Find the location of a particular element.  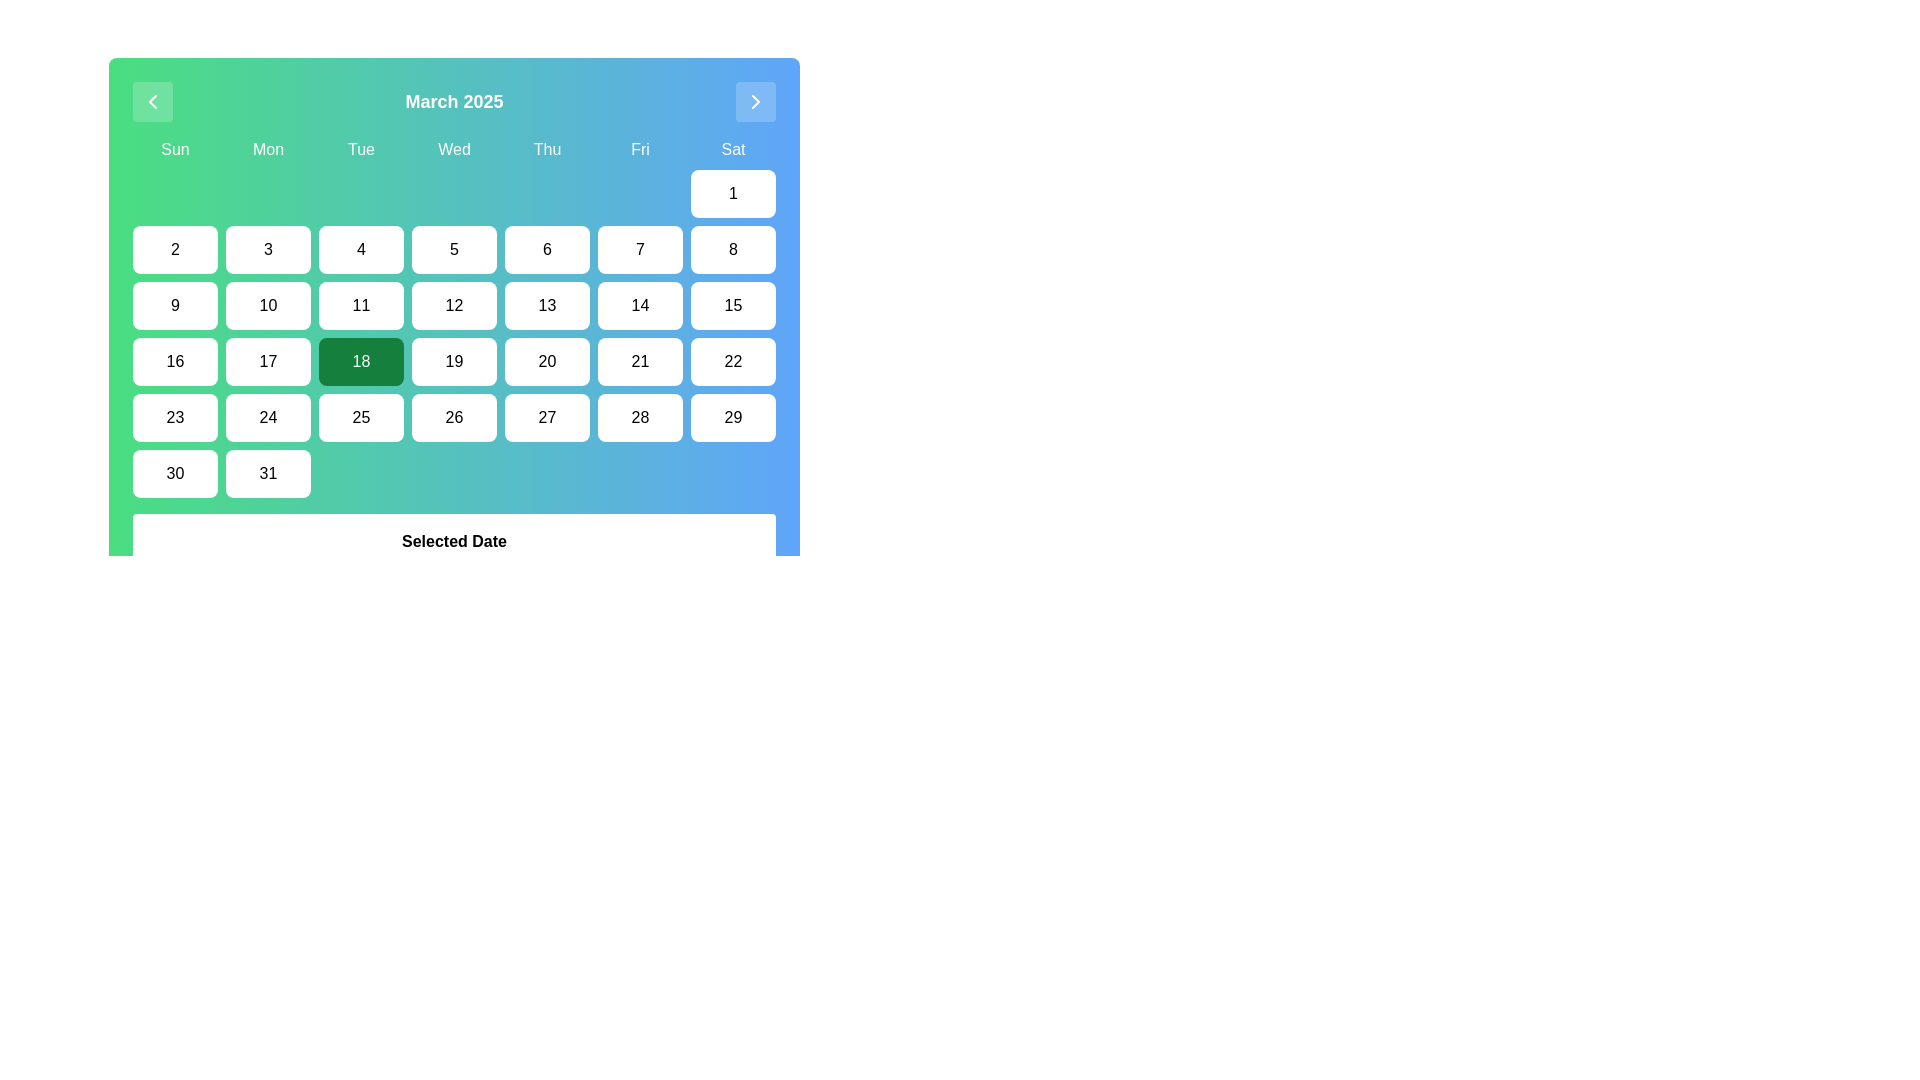

the rectangular button with rounded corners and a white background that displays the text '10' in bold black font, located in the calendar grid under the 'Mon' column, specifically in the third row is located at coordinates (267, 305).